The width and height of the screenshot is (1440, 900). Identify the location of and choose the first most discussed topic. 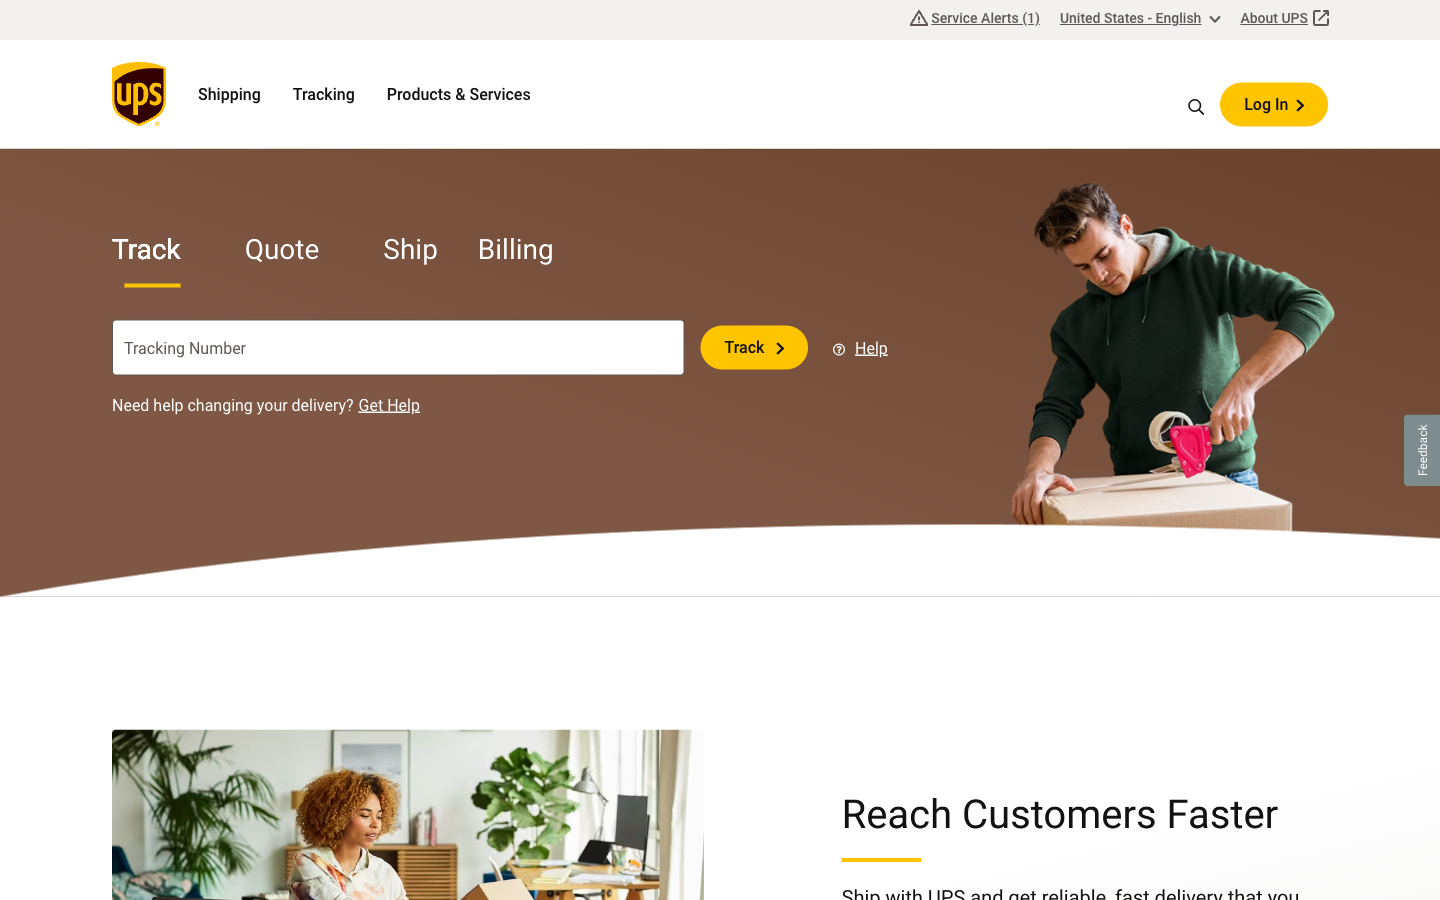
(1197, 103).